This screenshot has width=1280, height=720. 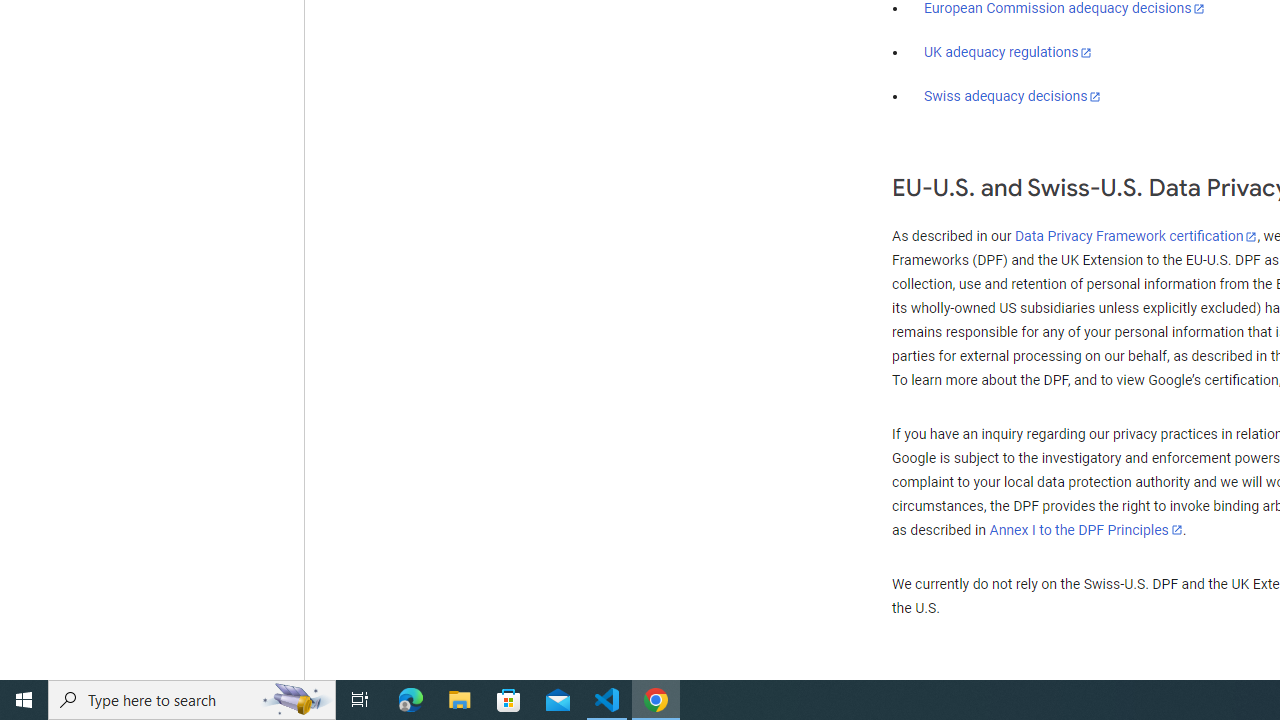 I want to click on 'Annex I to the DPF Principles', so click(x=1085, y=529).